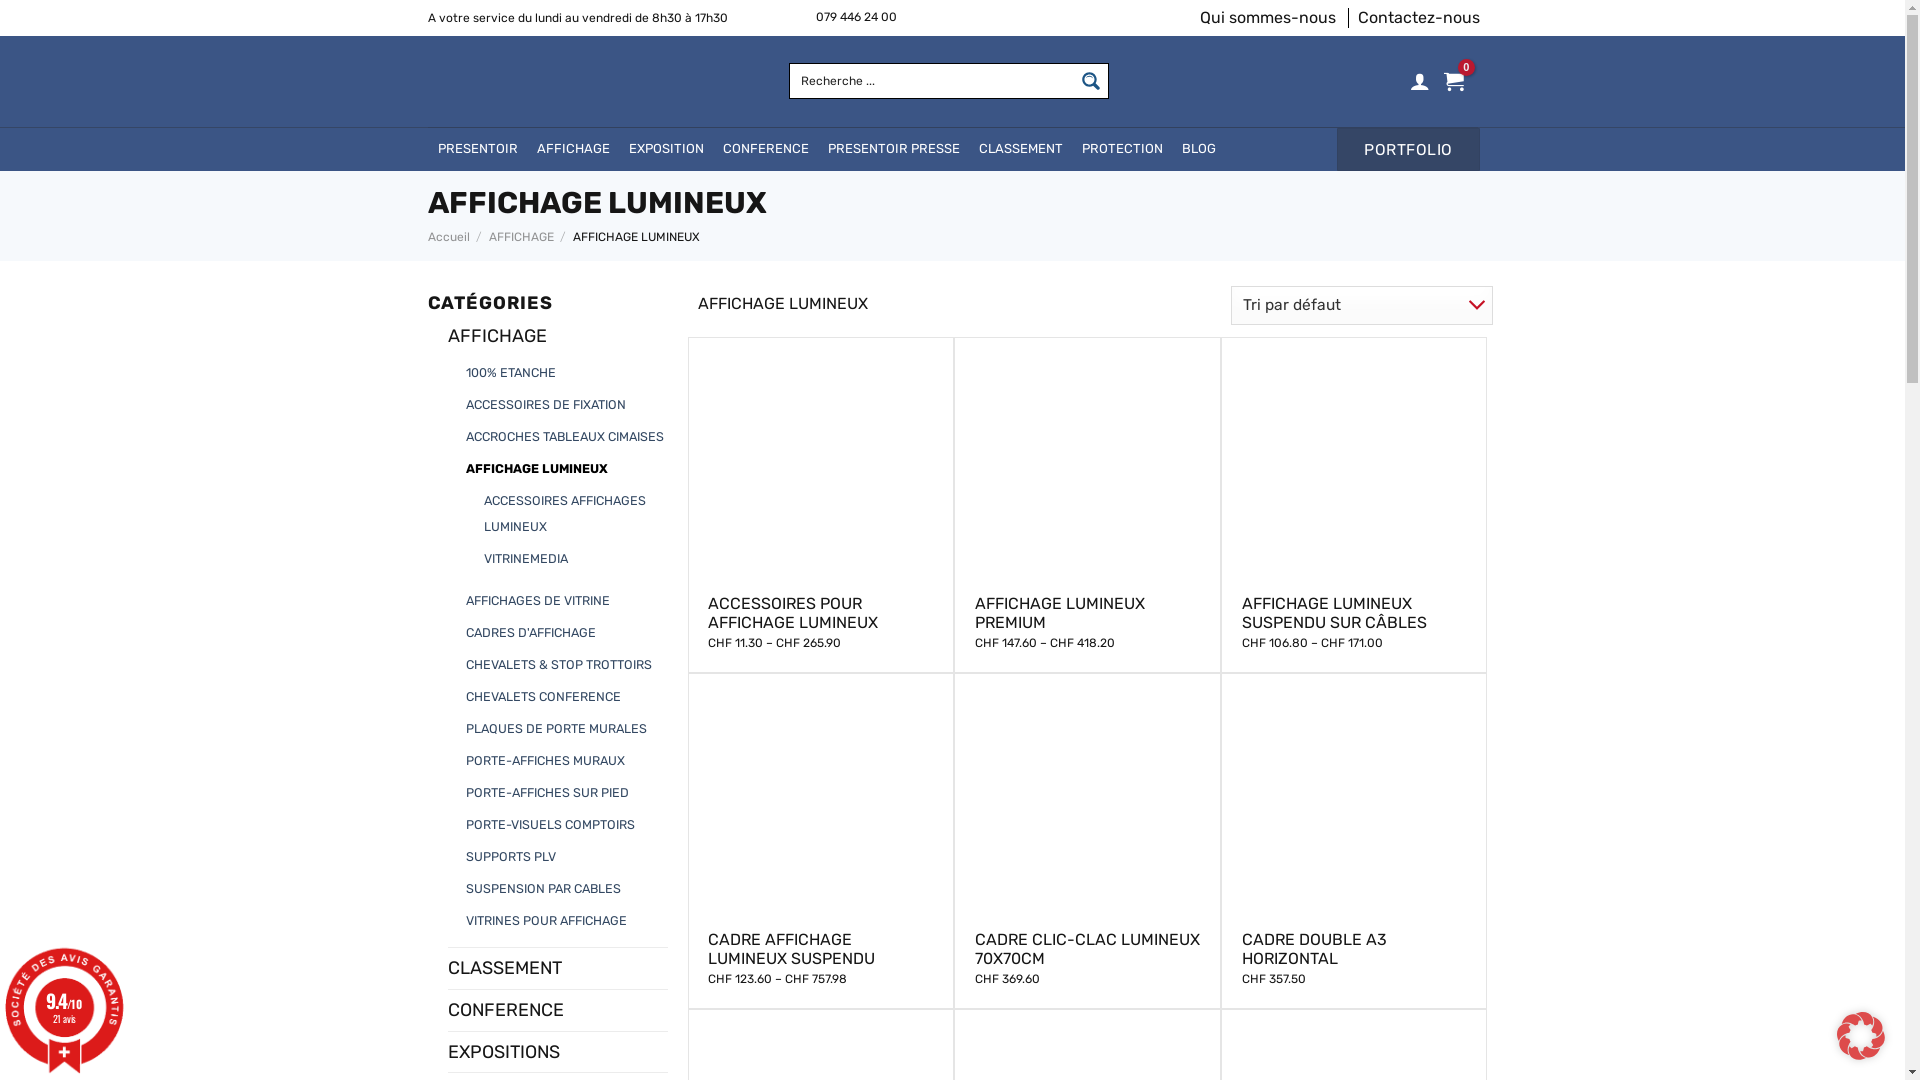  Describe the element at coordinates (1171, 148) in the screenshot. I see `'BLOG'` at that location.